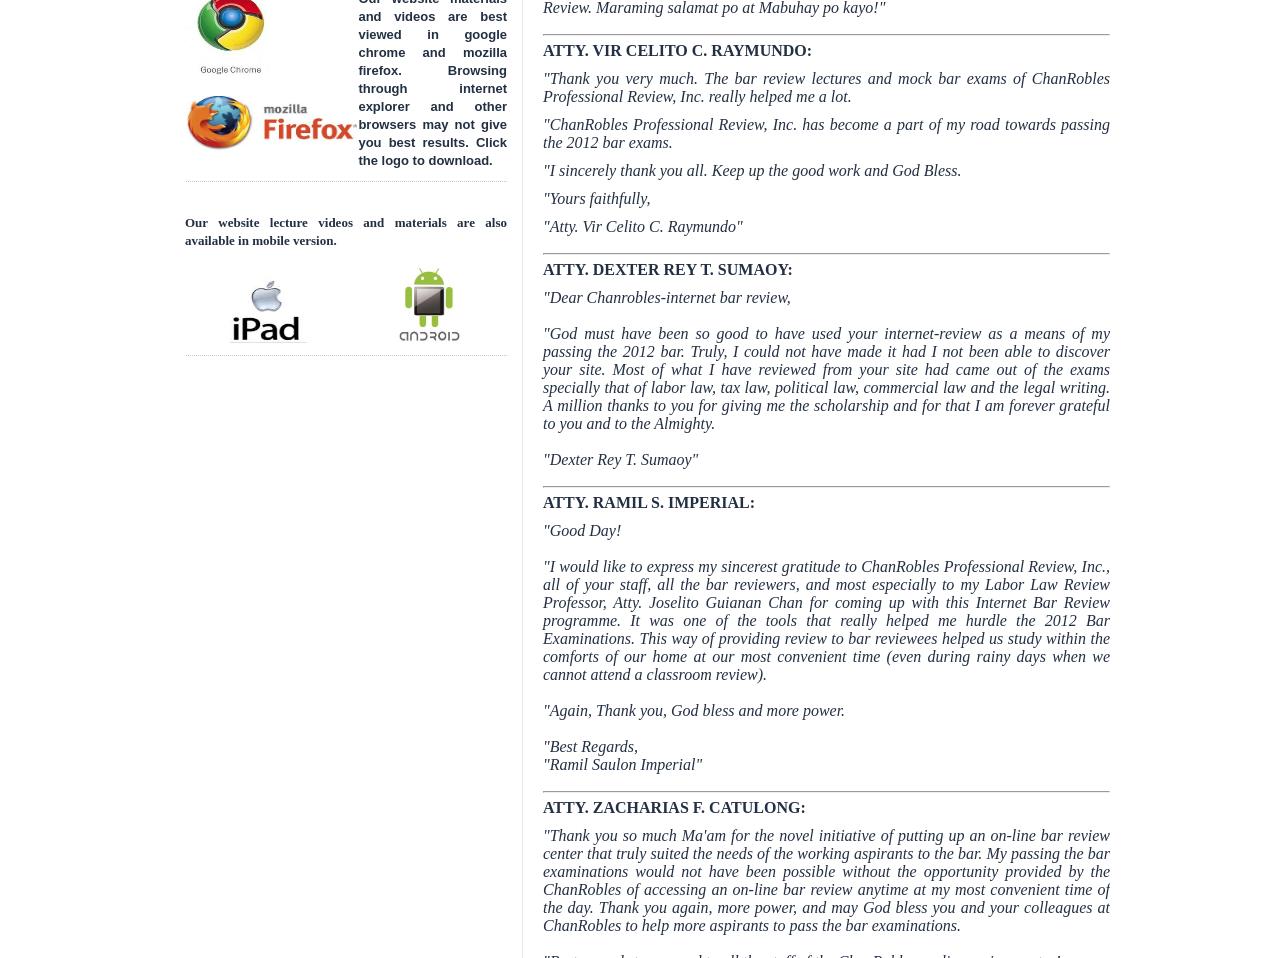  Describe the element at coordinates (674, 806) in the screenshot. I see `'ATTY. ZACHARIAS F. CATULONG:'` at that location.